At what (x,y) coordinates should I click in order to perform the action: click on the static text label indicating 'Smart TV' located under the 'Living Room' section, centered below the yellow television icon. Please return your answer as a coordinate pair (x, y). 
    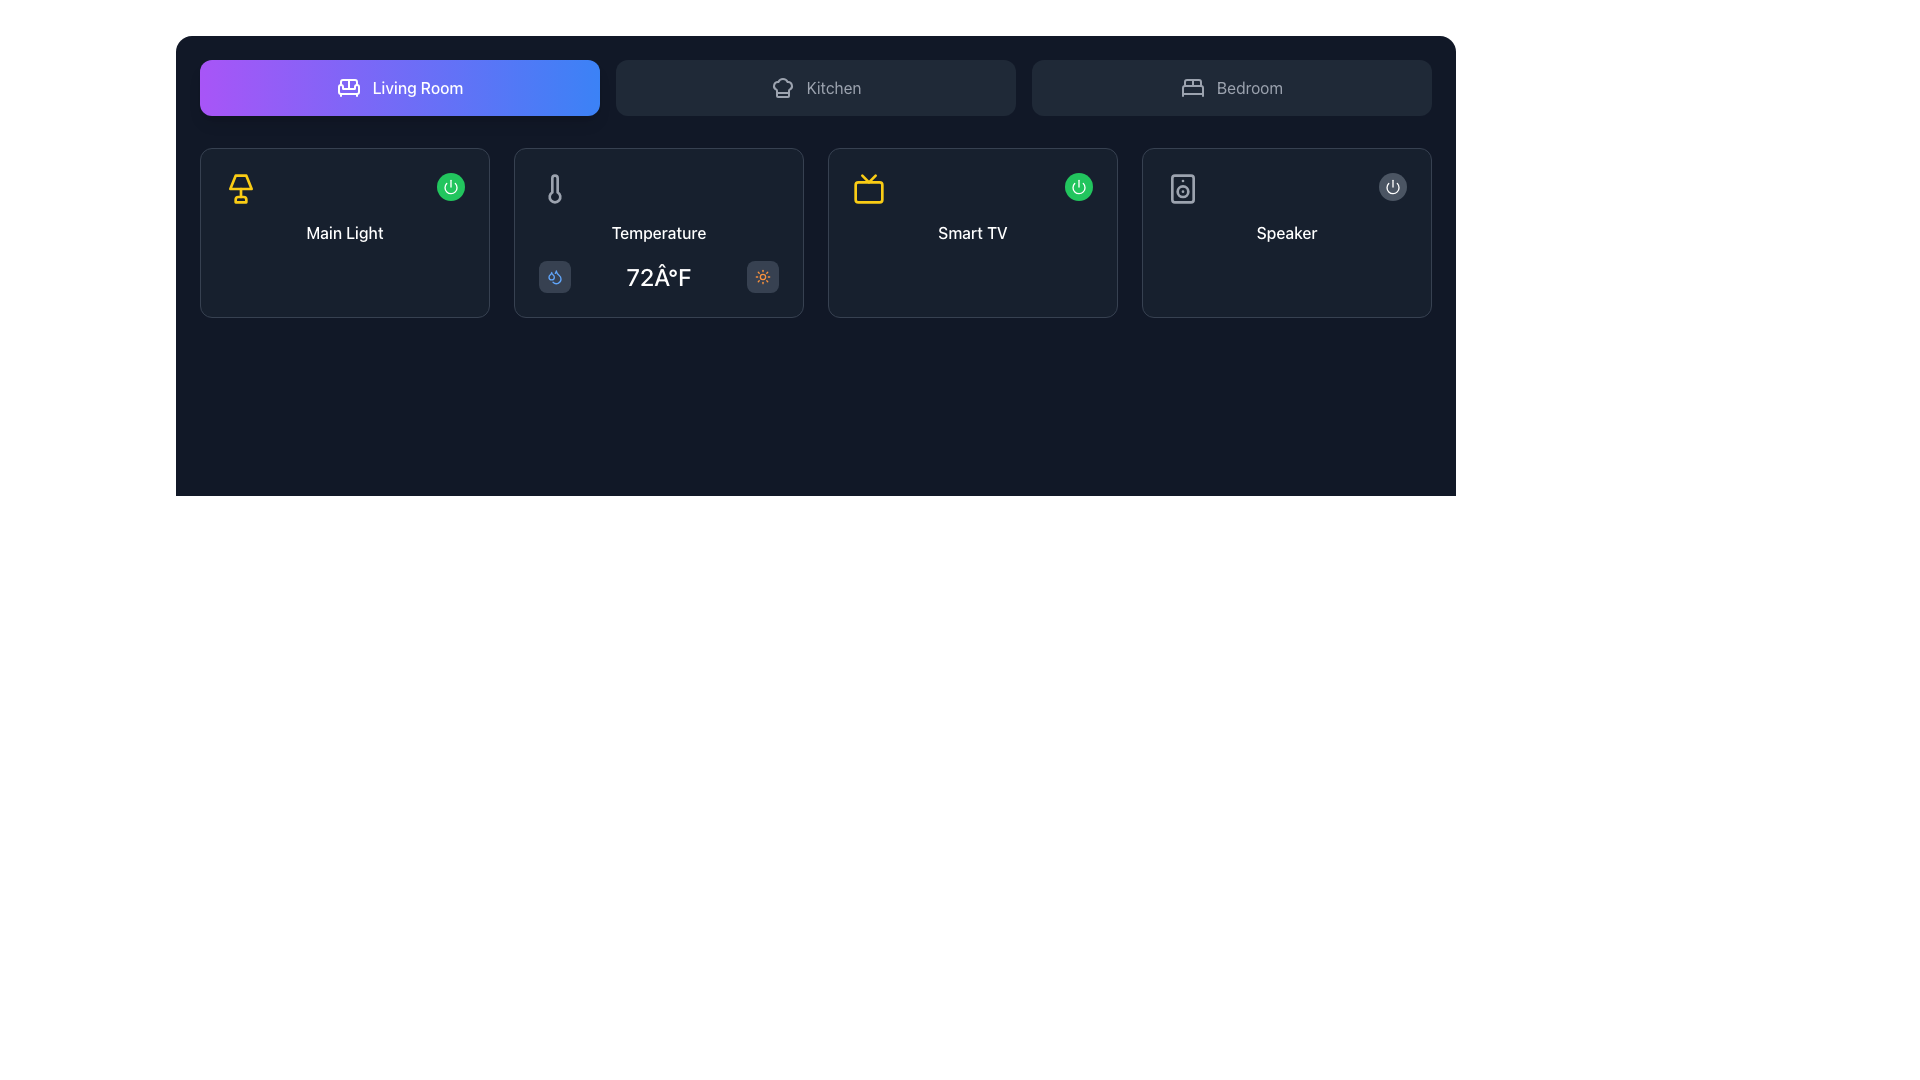
    Looking at the image, I should click on (973, 231).